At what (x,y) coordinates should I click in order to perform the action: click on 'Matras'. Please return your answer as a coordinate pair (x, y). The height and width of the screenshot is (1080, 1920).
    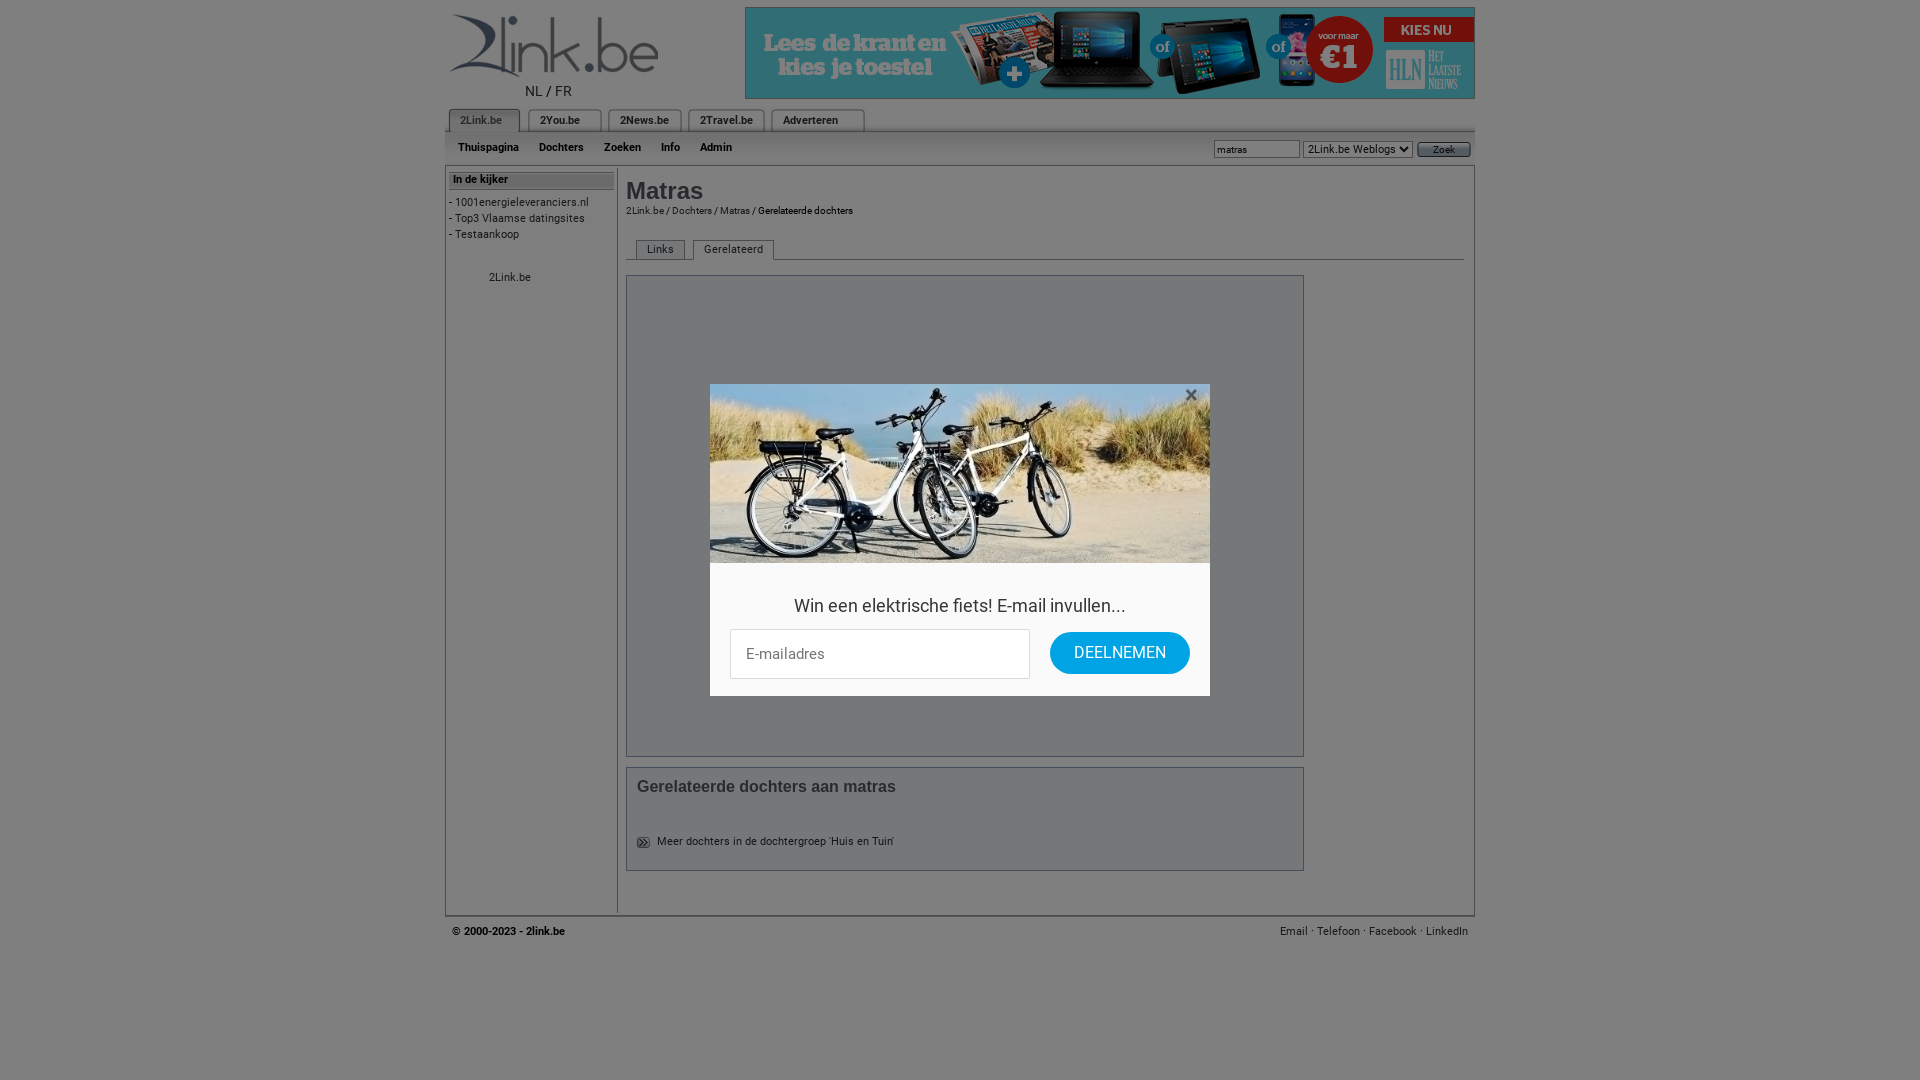
    Looking at the image, I should click on (733, 210).